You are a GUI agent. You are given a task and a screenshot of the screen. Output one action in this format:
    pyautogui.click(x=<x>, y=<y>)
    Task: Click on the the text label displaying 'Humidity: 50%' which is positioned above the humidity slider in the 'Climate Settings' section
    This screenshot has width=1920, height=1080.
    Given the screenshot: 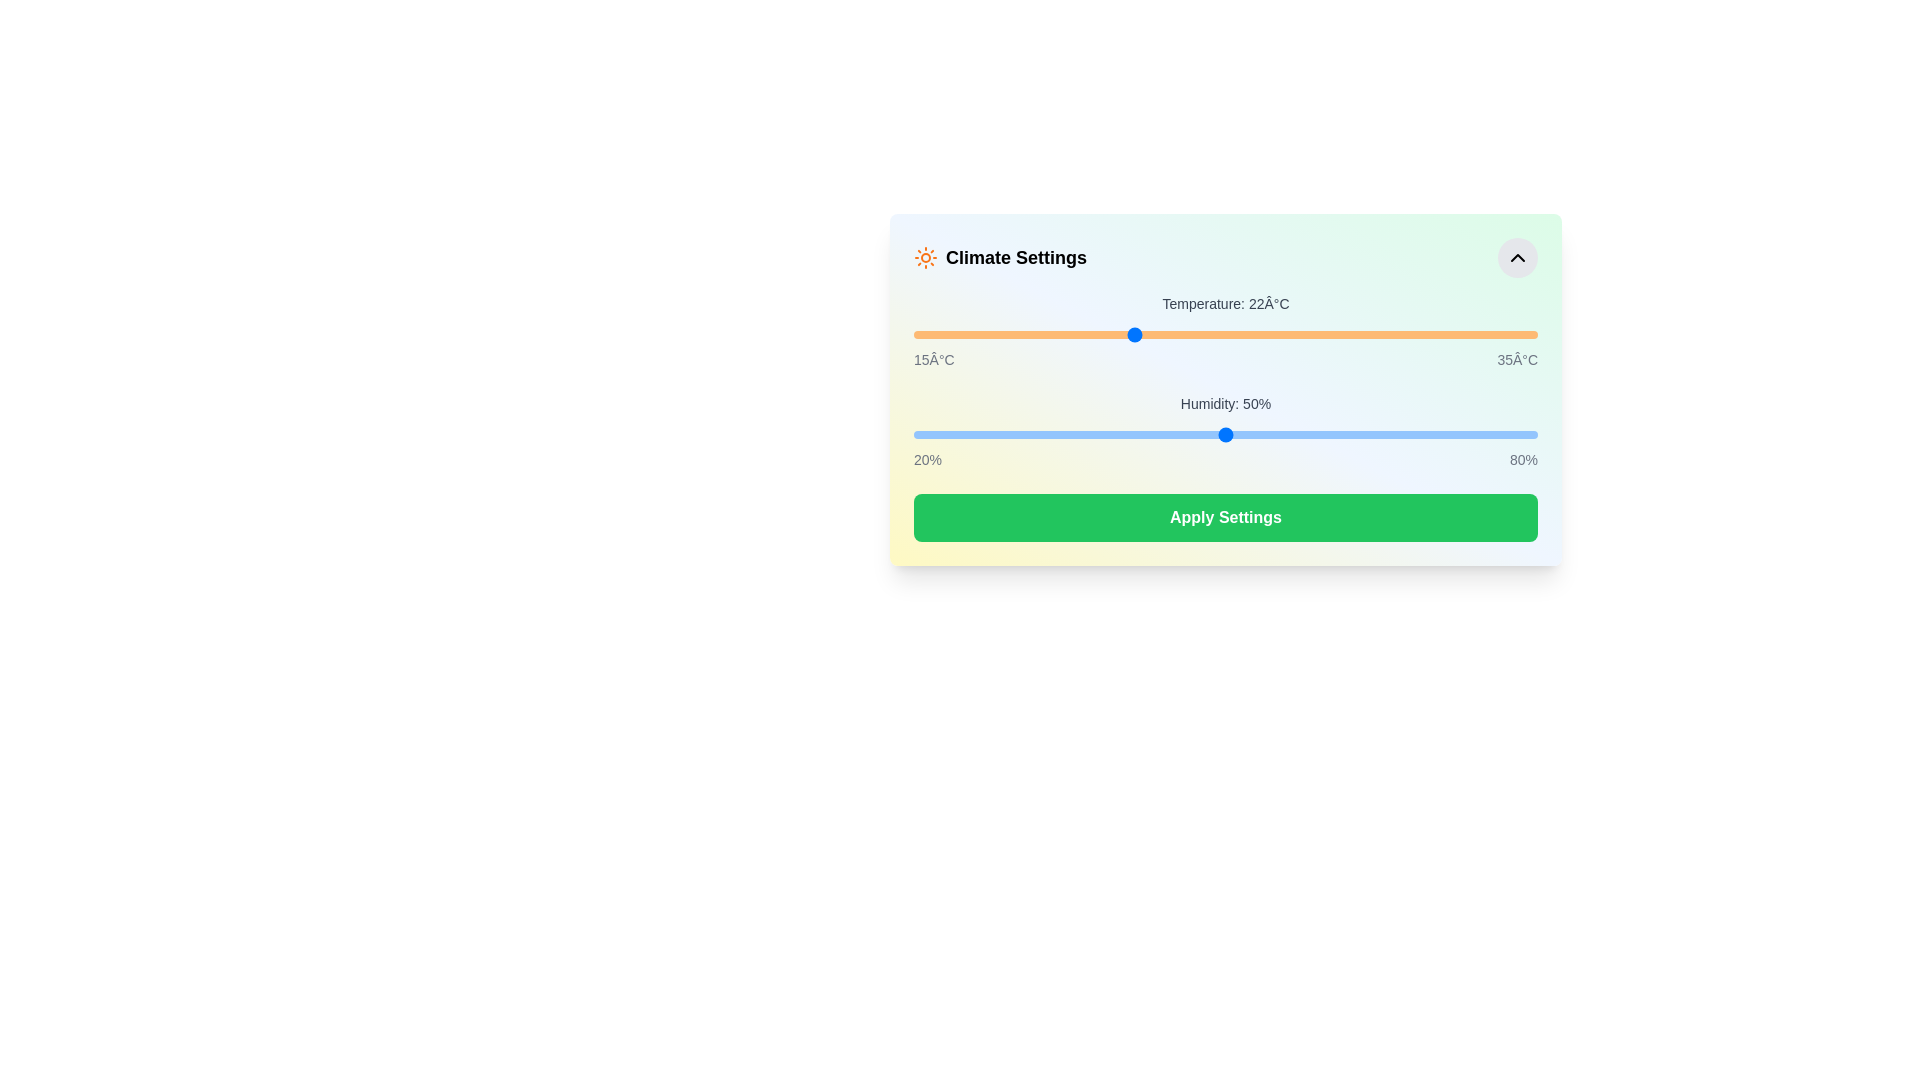 What is the action you would take?
    pyautogui.click(x=1224, y=404)
    